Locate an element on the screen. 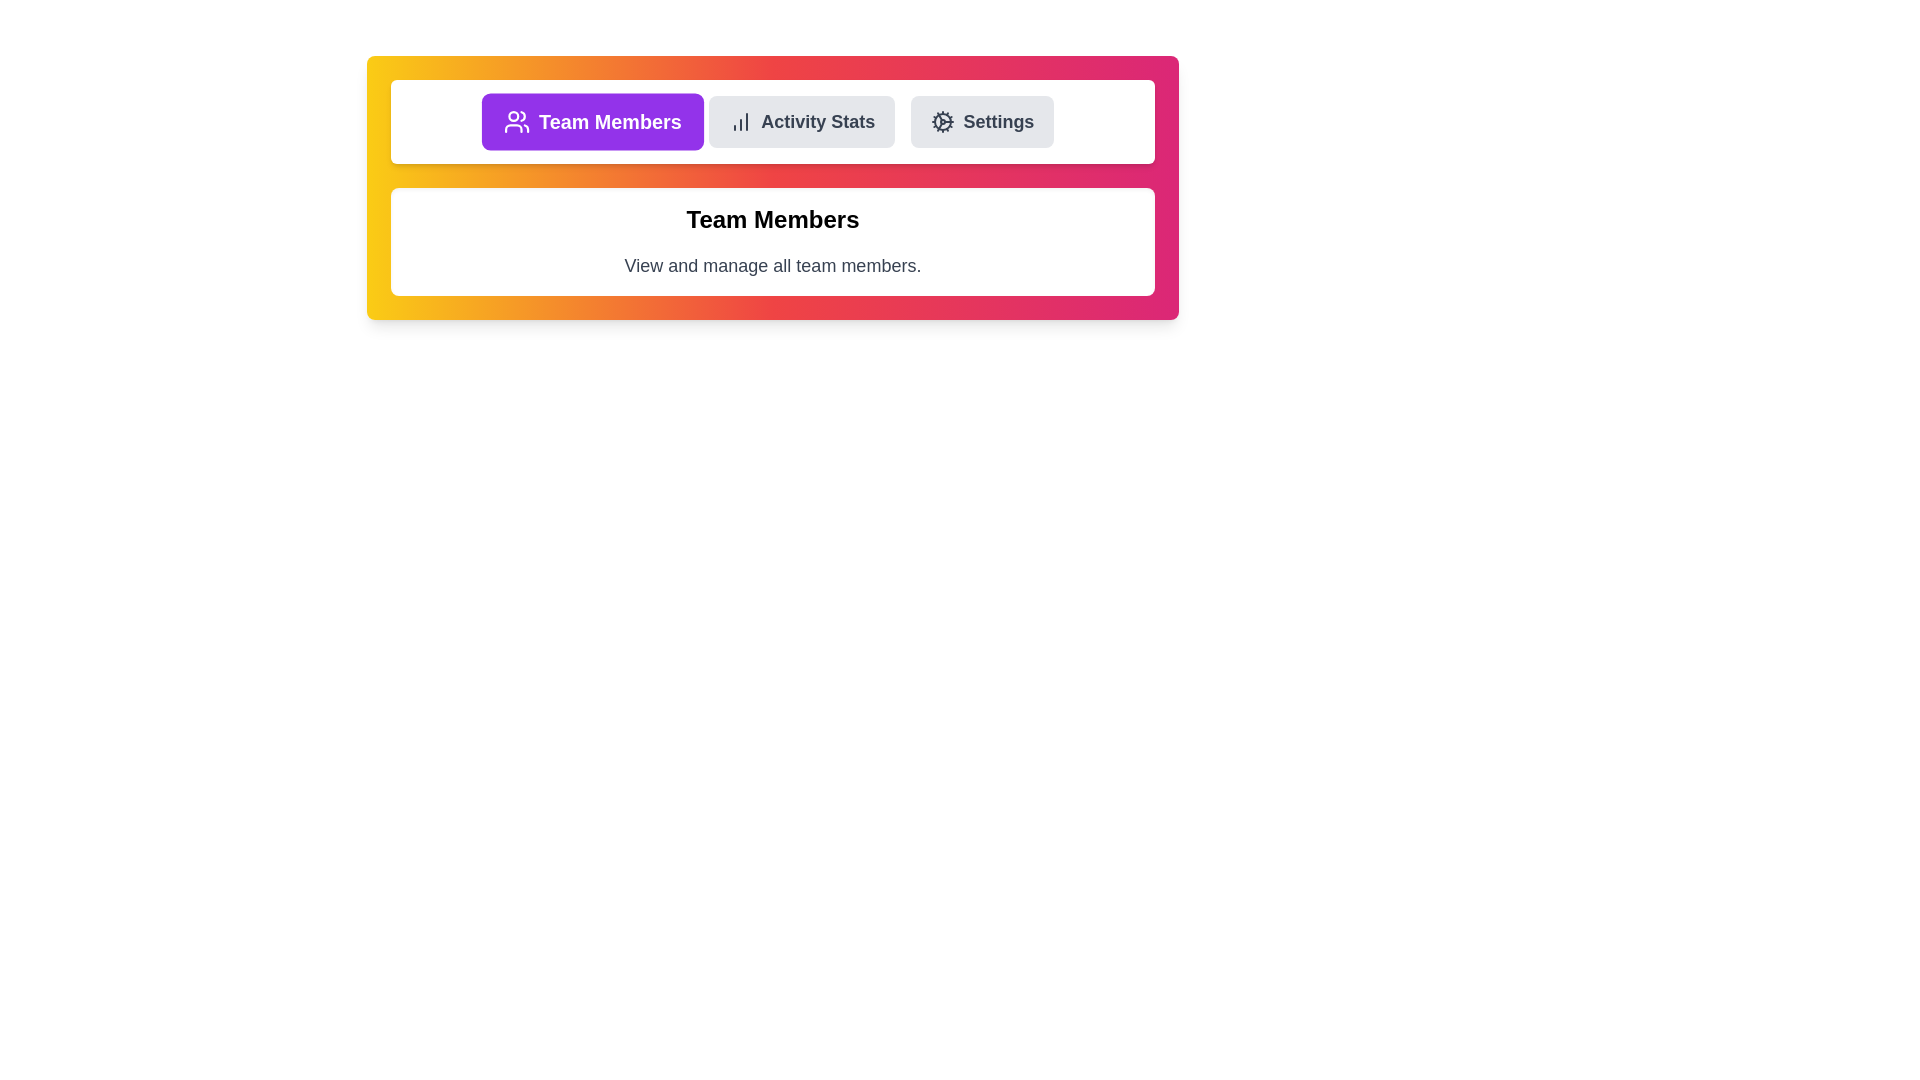 The image size is (1920, 1080). the tab labeled Settings to view its description is located at coordinates (982, 122).